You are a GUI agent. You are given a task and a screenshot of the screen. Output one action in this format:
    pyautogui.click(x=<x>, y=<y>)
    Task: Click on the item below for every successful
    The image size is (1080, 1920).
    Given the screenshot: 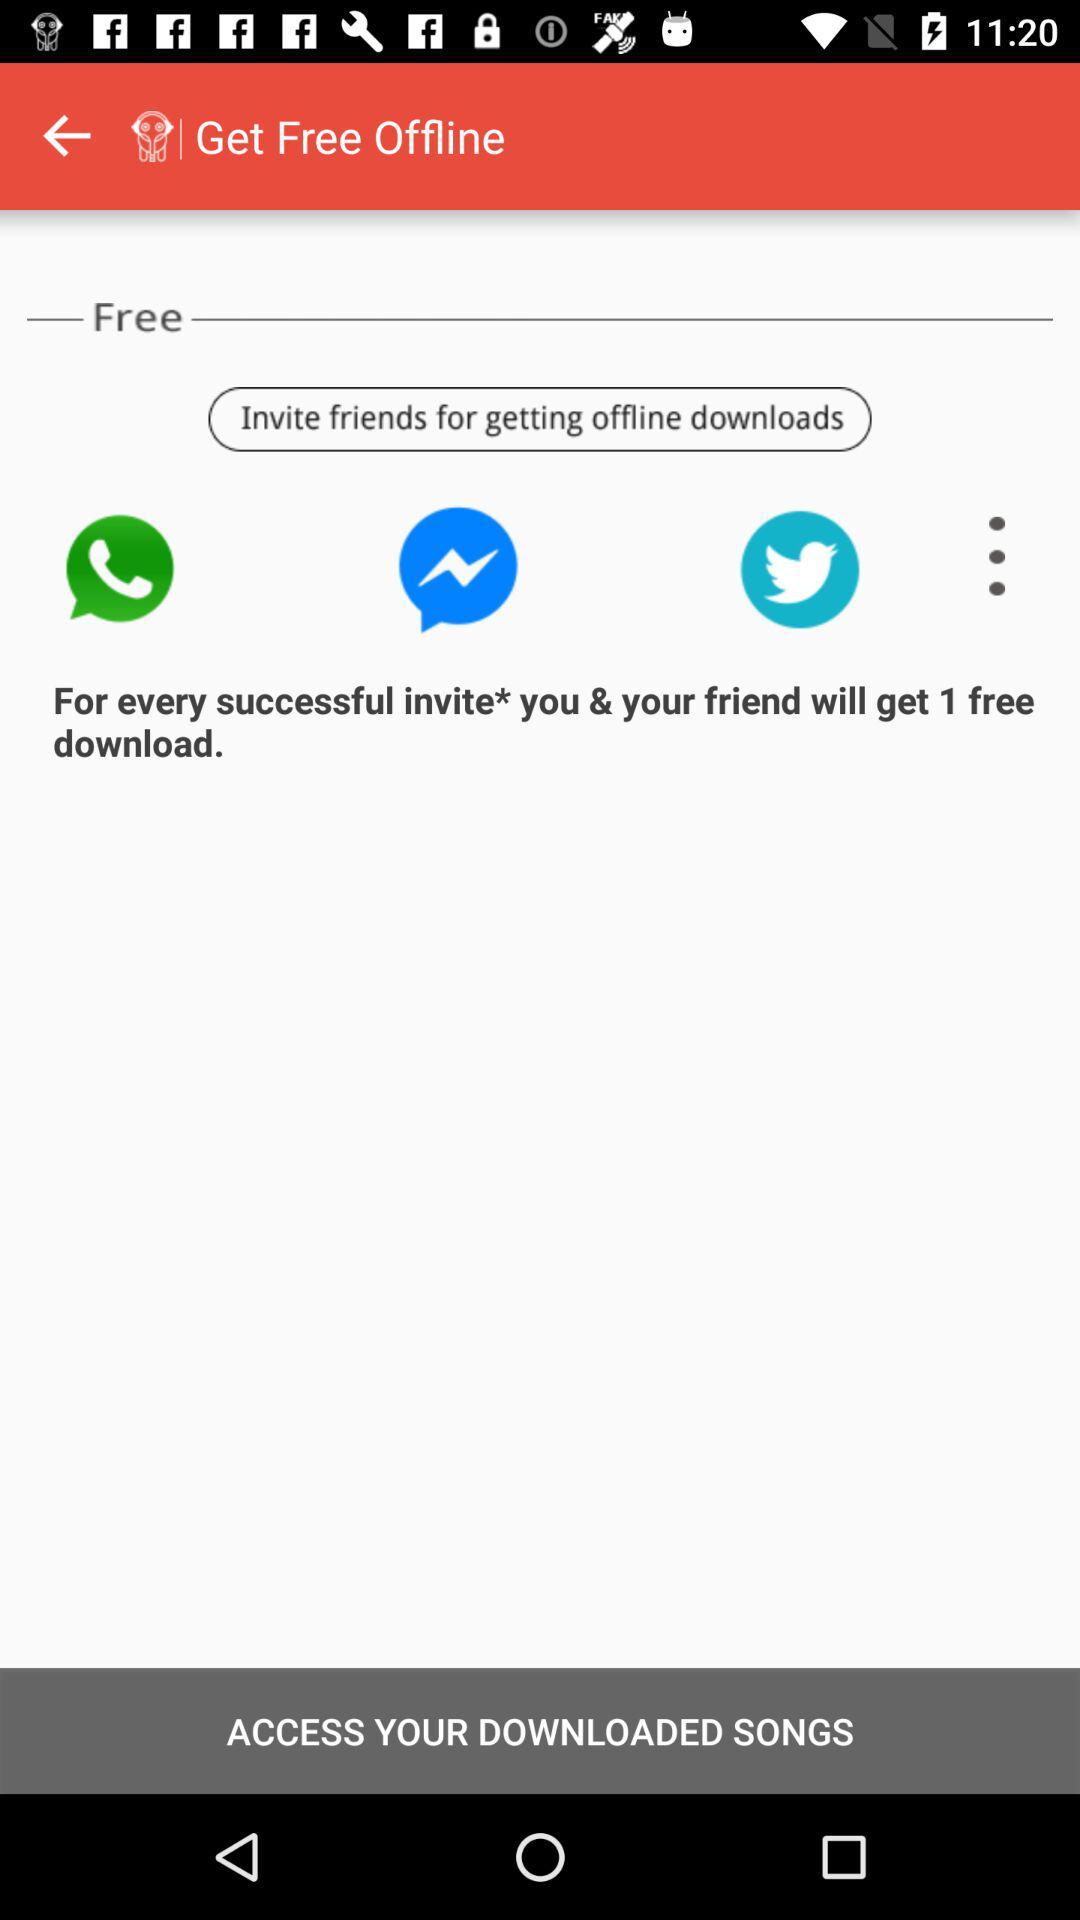 What is the action you would take?
    pyautogui.click(x=540, y=1730)
    